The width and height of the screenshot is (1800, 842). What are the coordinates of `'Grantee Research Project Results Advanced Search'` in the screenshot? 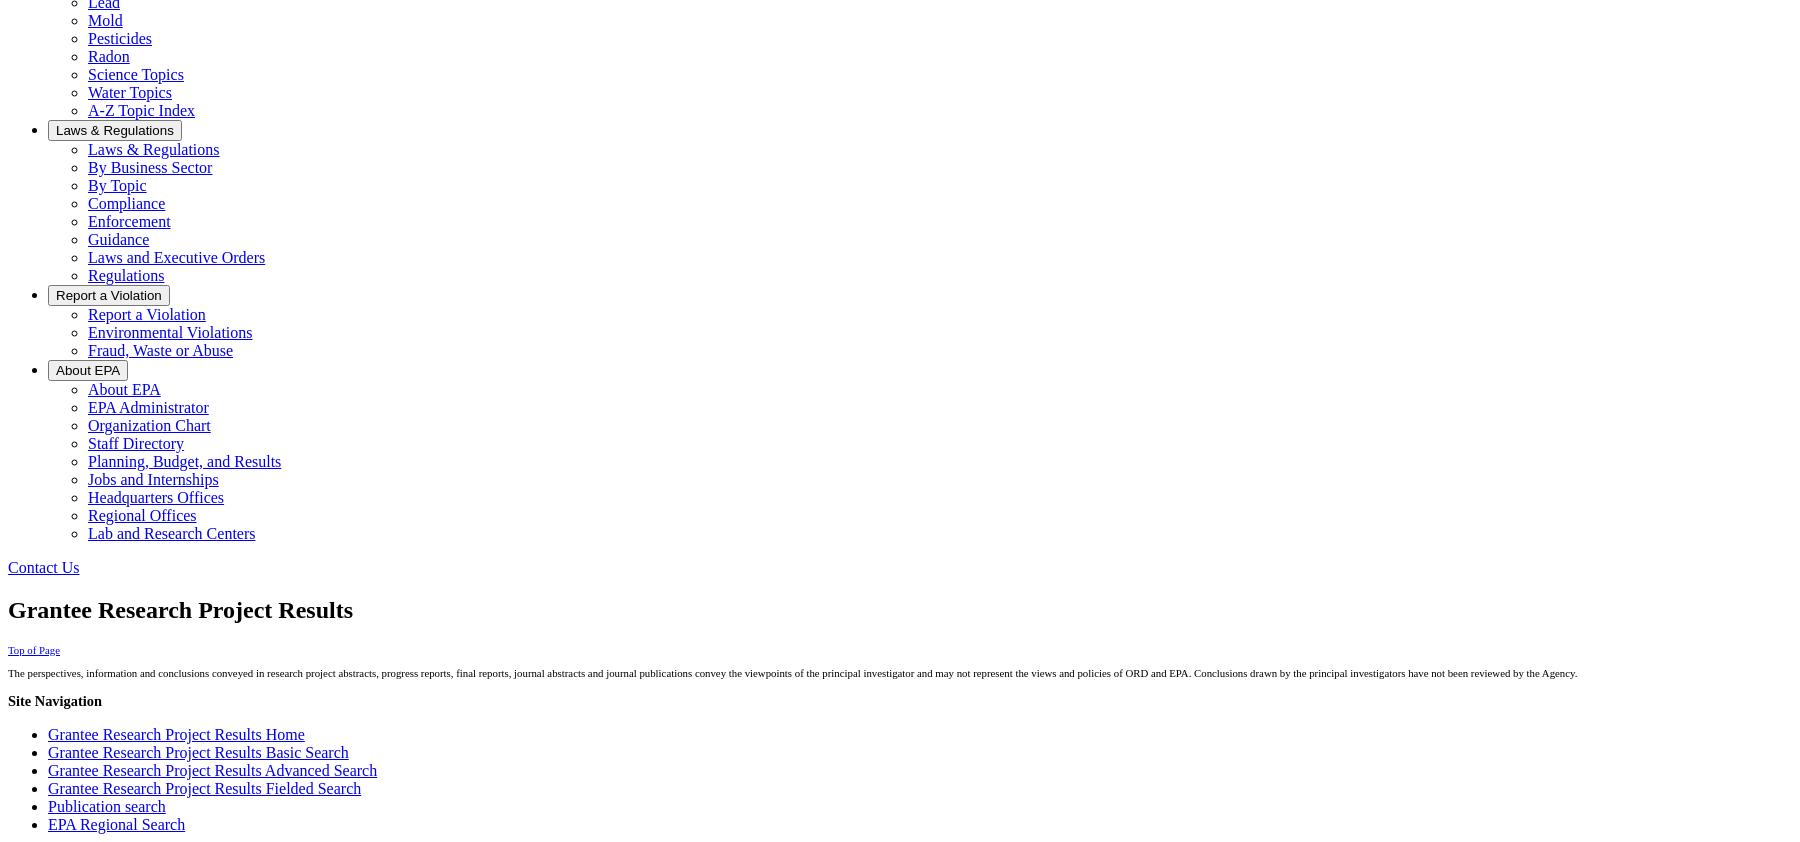 It's located at (212, 770).